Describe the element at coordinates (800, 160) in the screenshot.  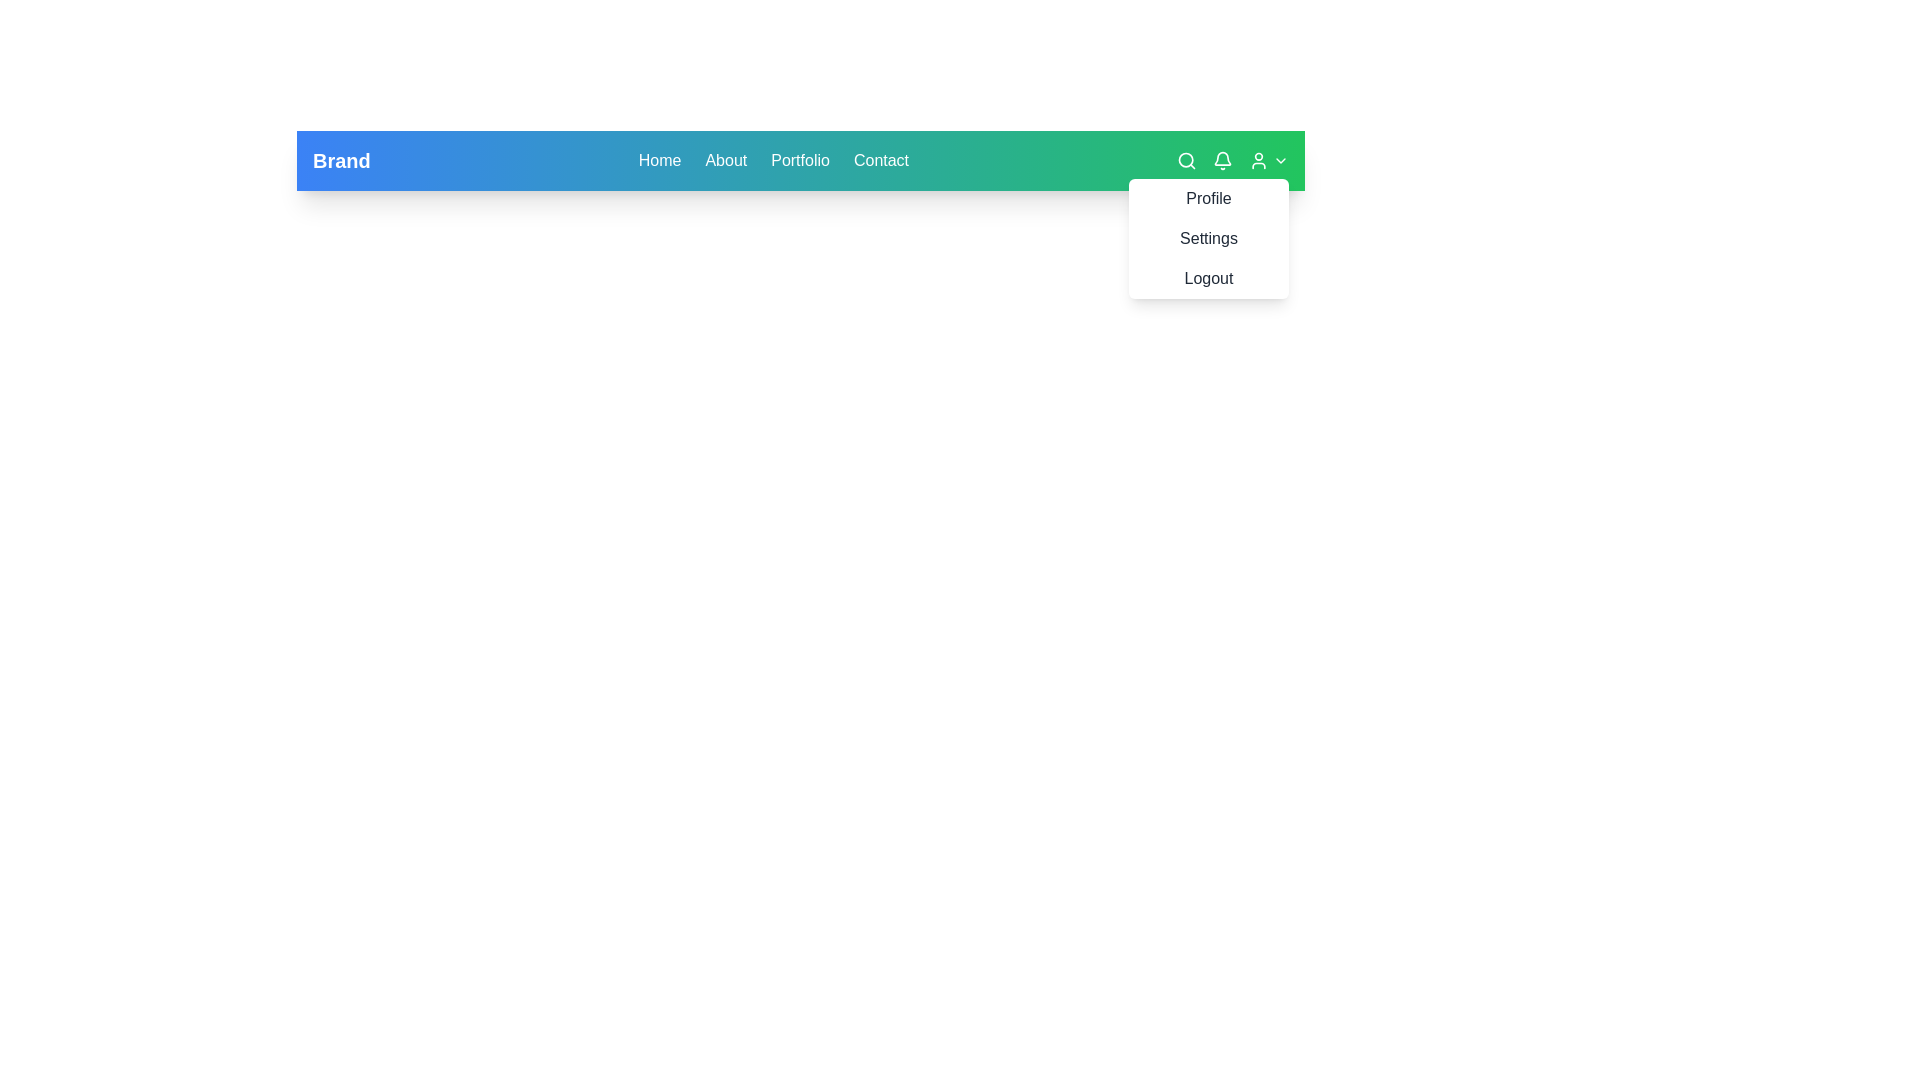
I see `the 'Portfolio' hyperlink in the top-right horizontal navigation menu` at that location.